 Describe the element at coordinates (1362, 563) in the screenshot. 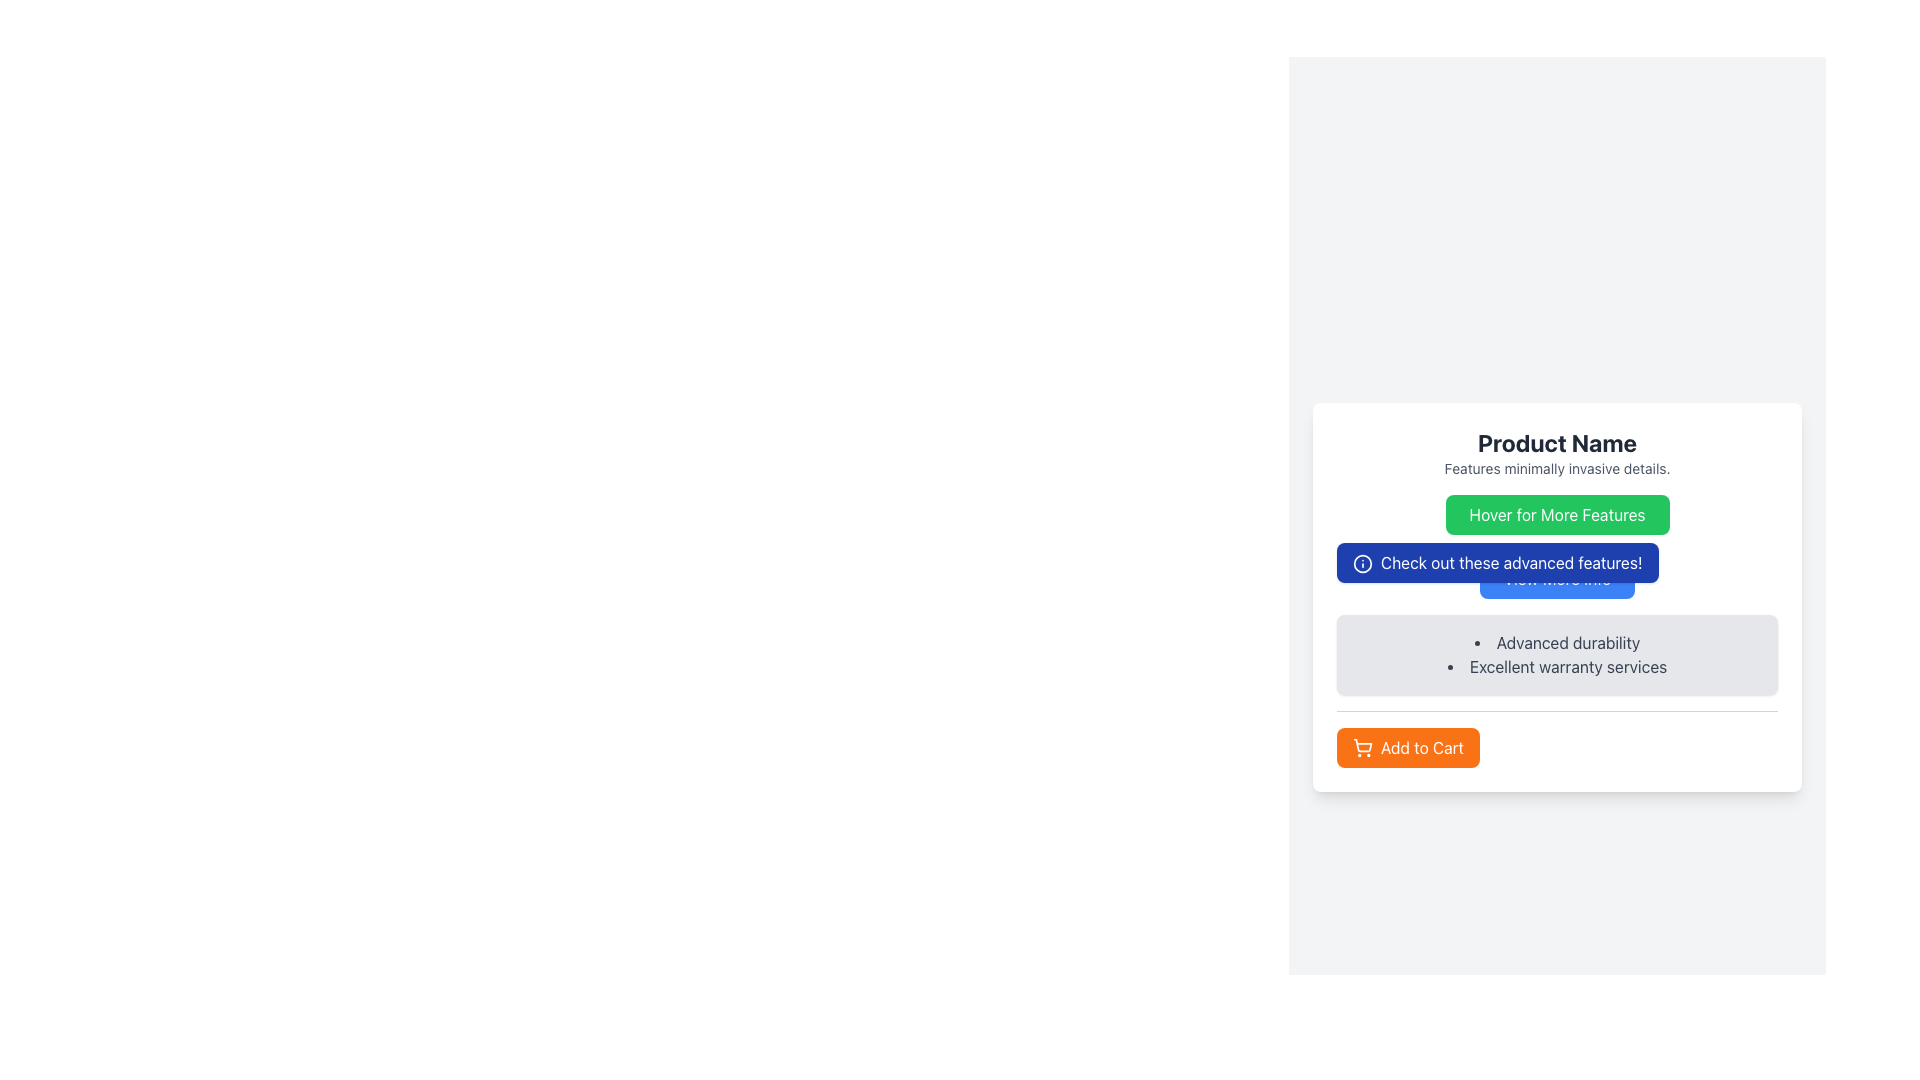

I see `the circular information icon located to the left of the blue tooltip text box that reads 'Check out these advanced features!'` at that location.